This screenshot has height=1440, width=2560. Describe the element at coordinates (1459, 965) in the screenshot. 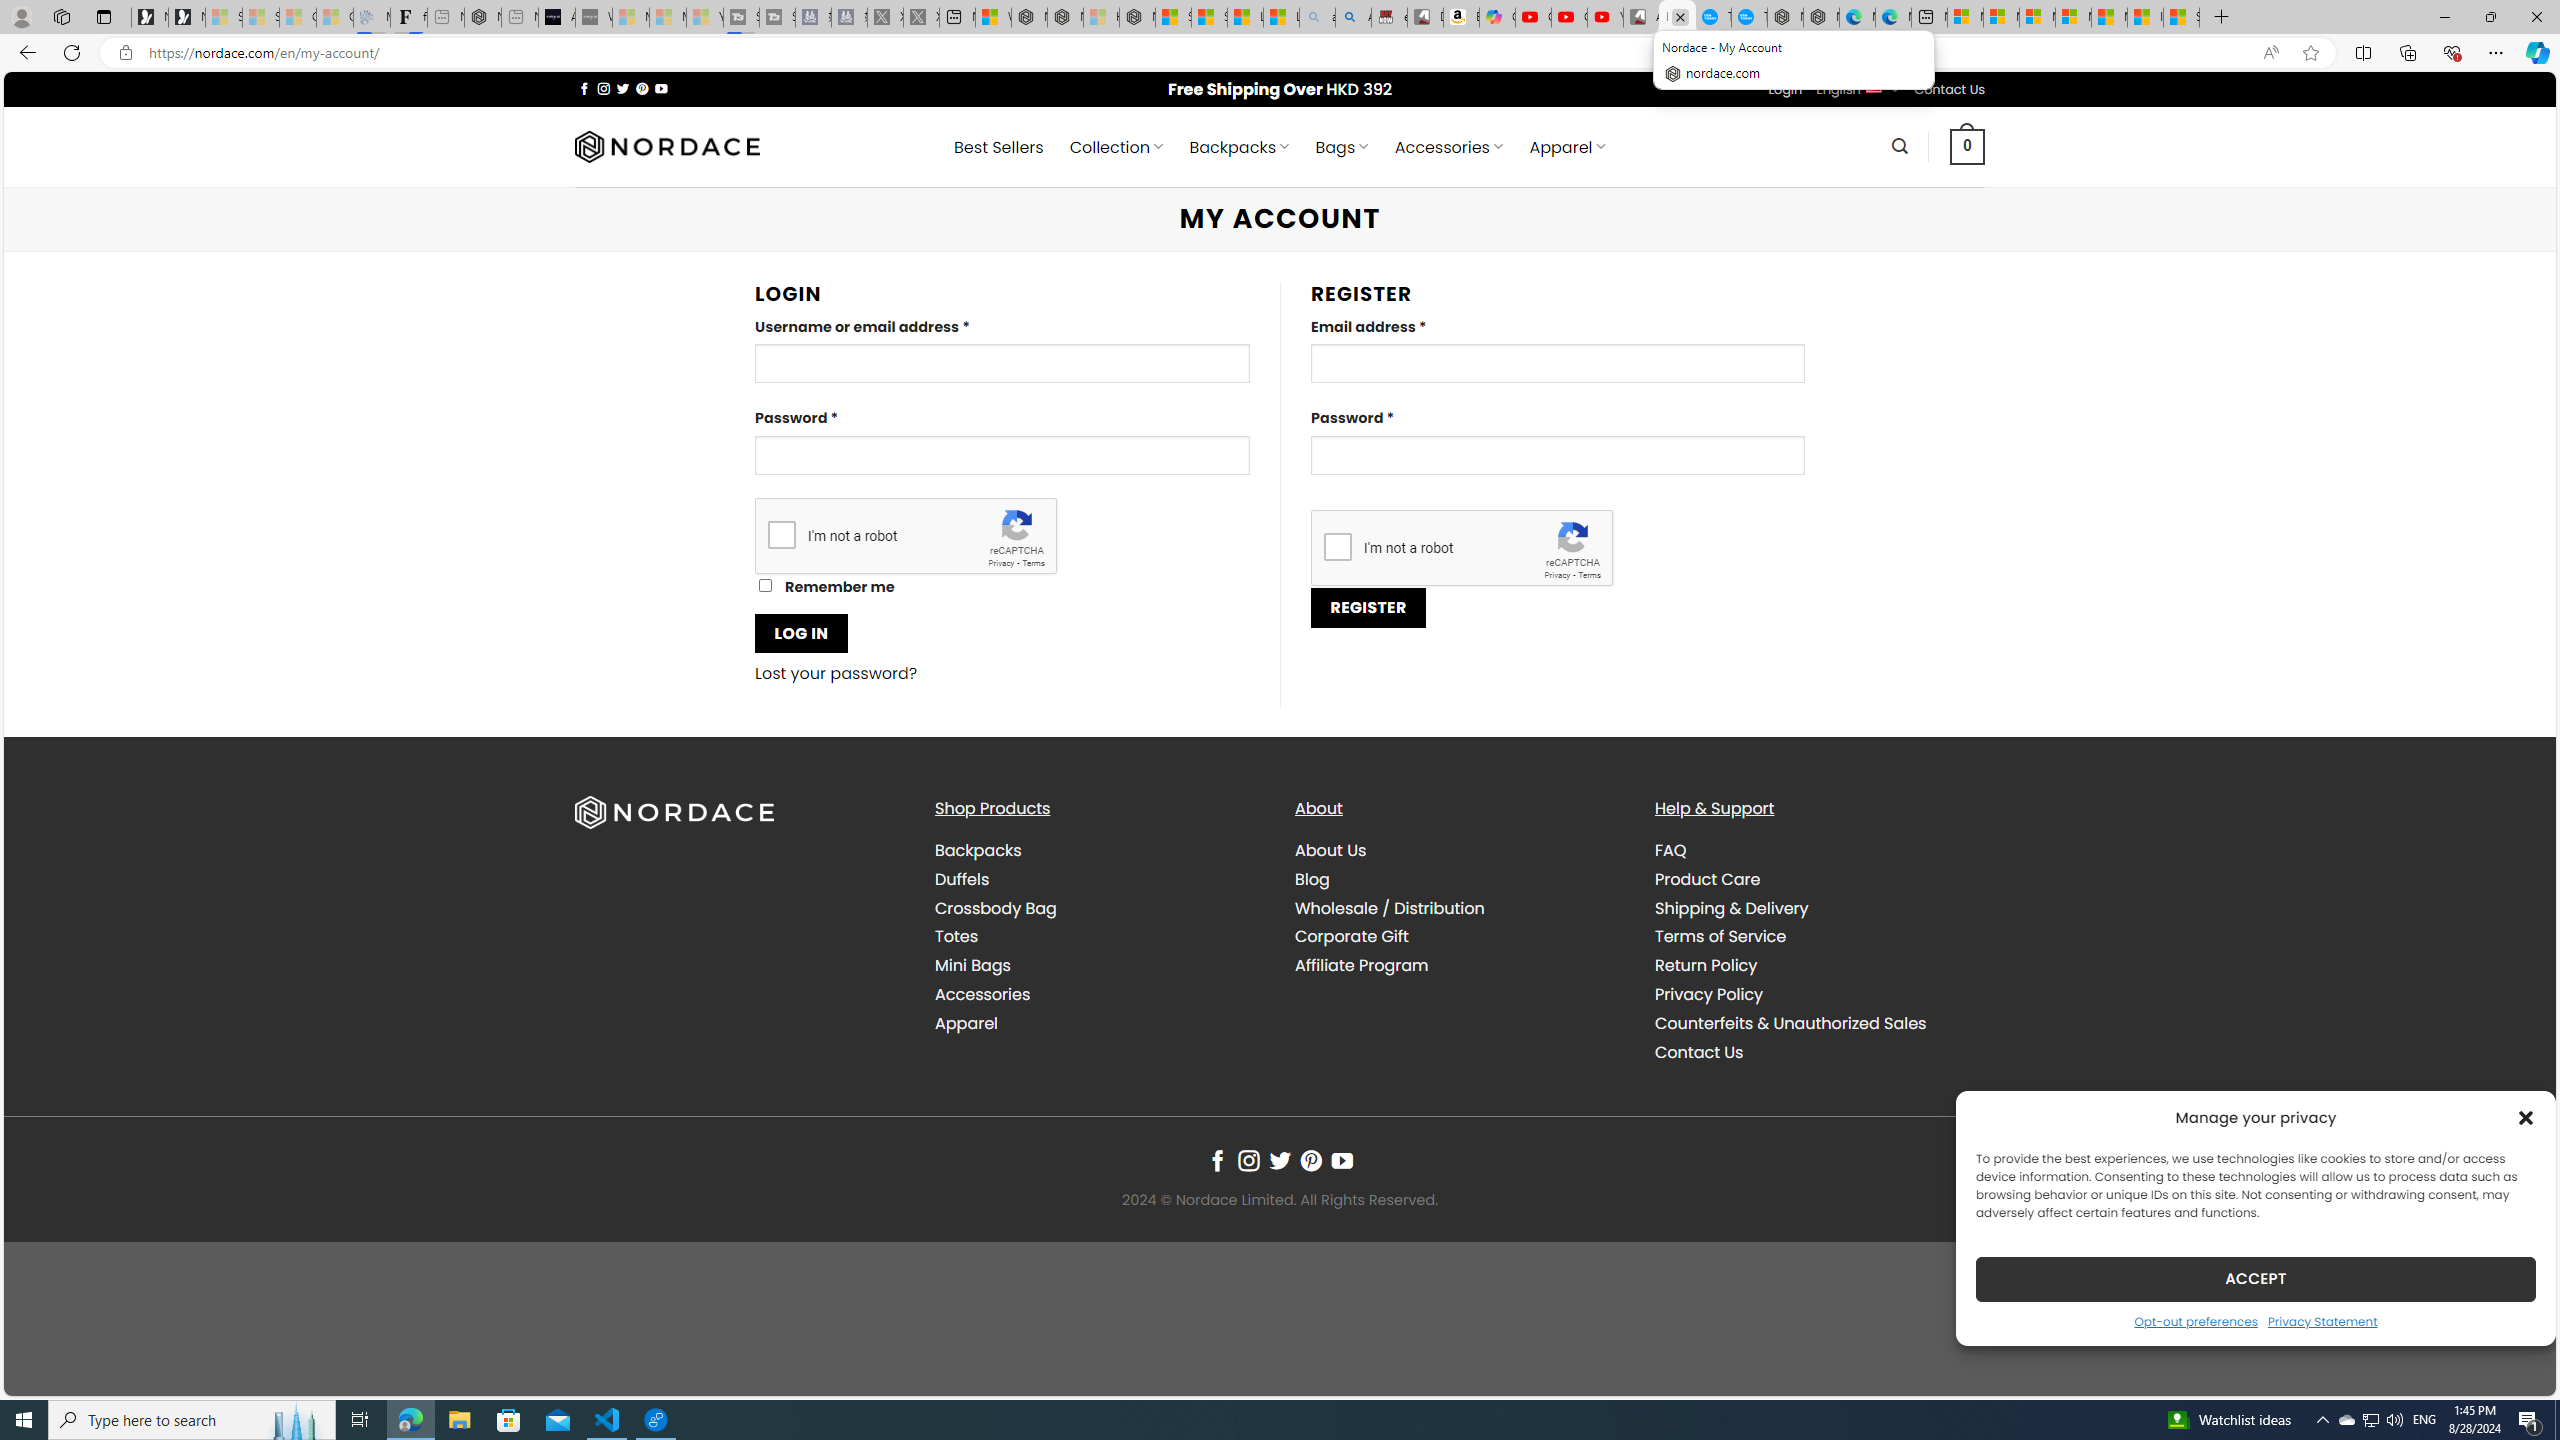

I see `'Affiliate Program'` at that location.